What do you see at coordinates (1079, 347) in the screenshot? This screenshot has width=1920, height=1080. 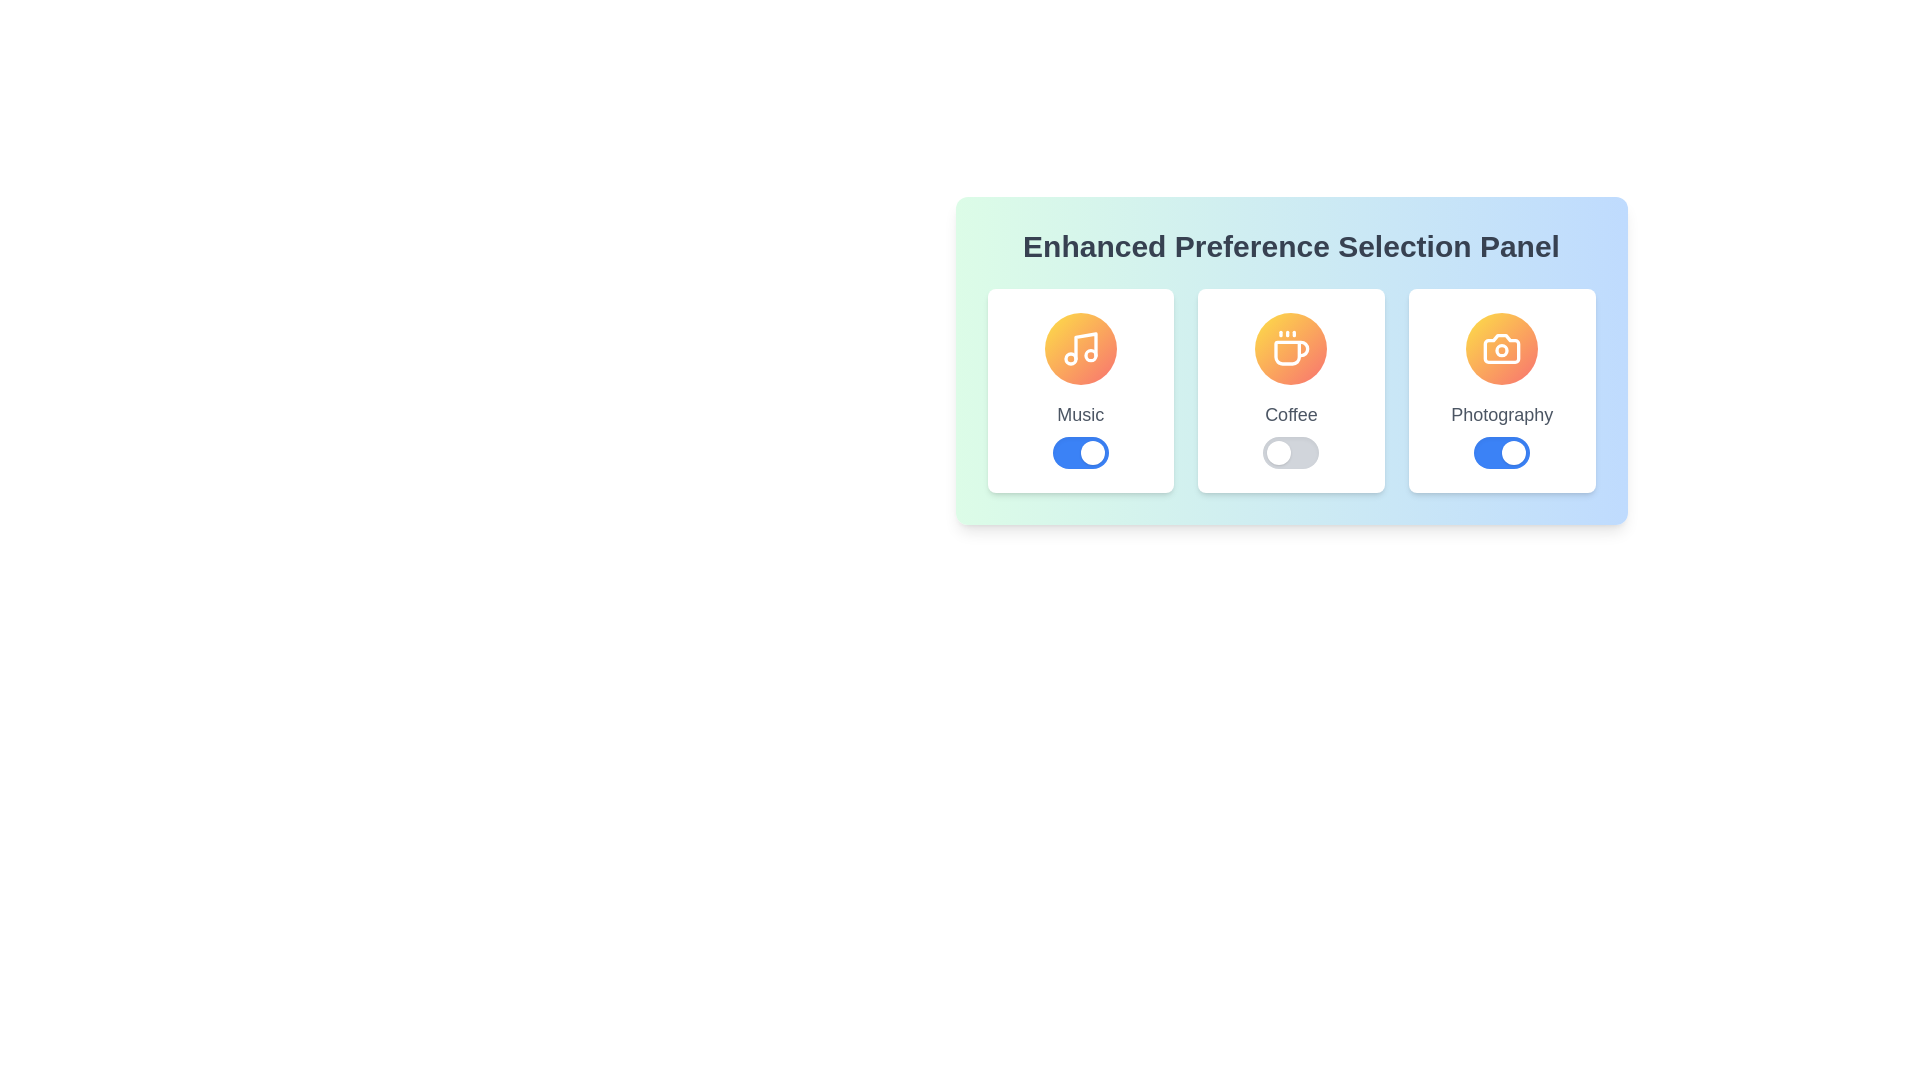 I see `the icon for Music` at bounding box center [1079, 347].